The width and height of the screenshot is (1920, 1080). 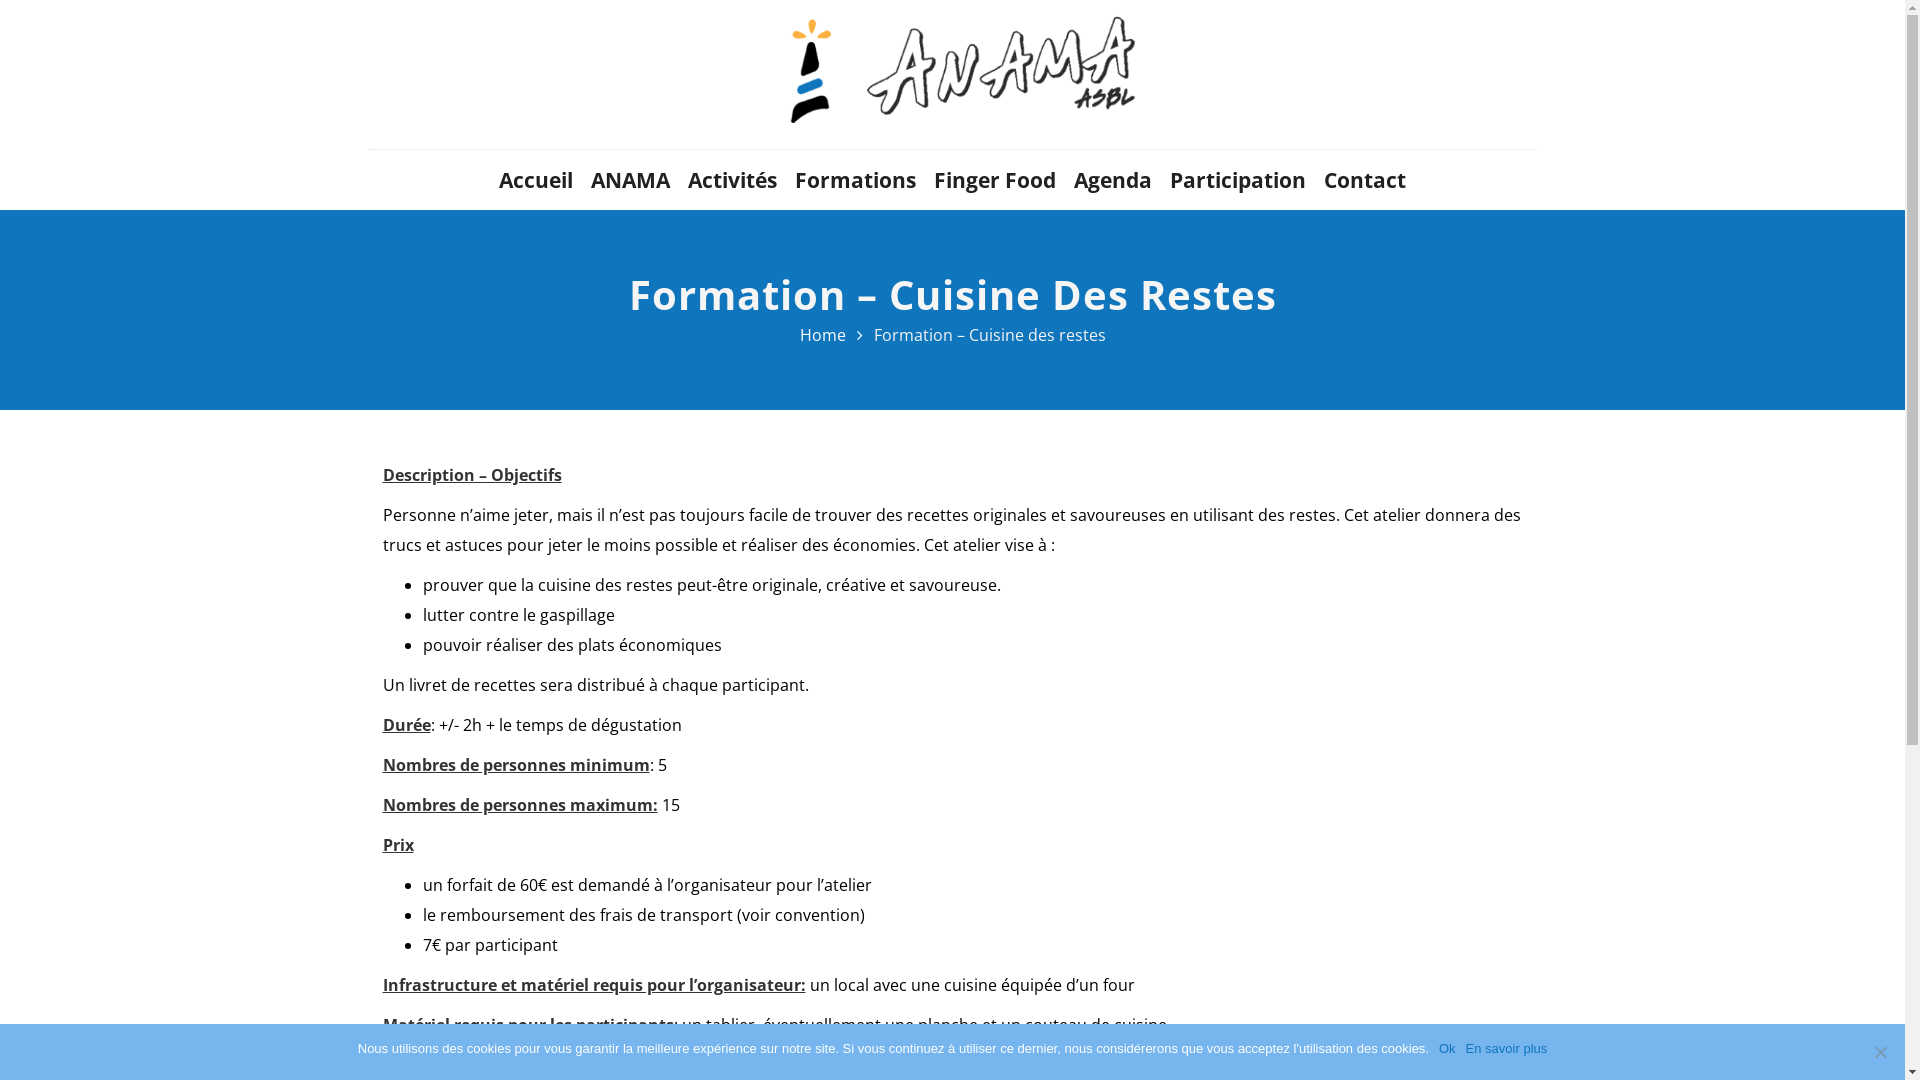 I want to click on 'Agenda', so click(x=1112, y=180).